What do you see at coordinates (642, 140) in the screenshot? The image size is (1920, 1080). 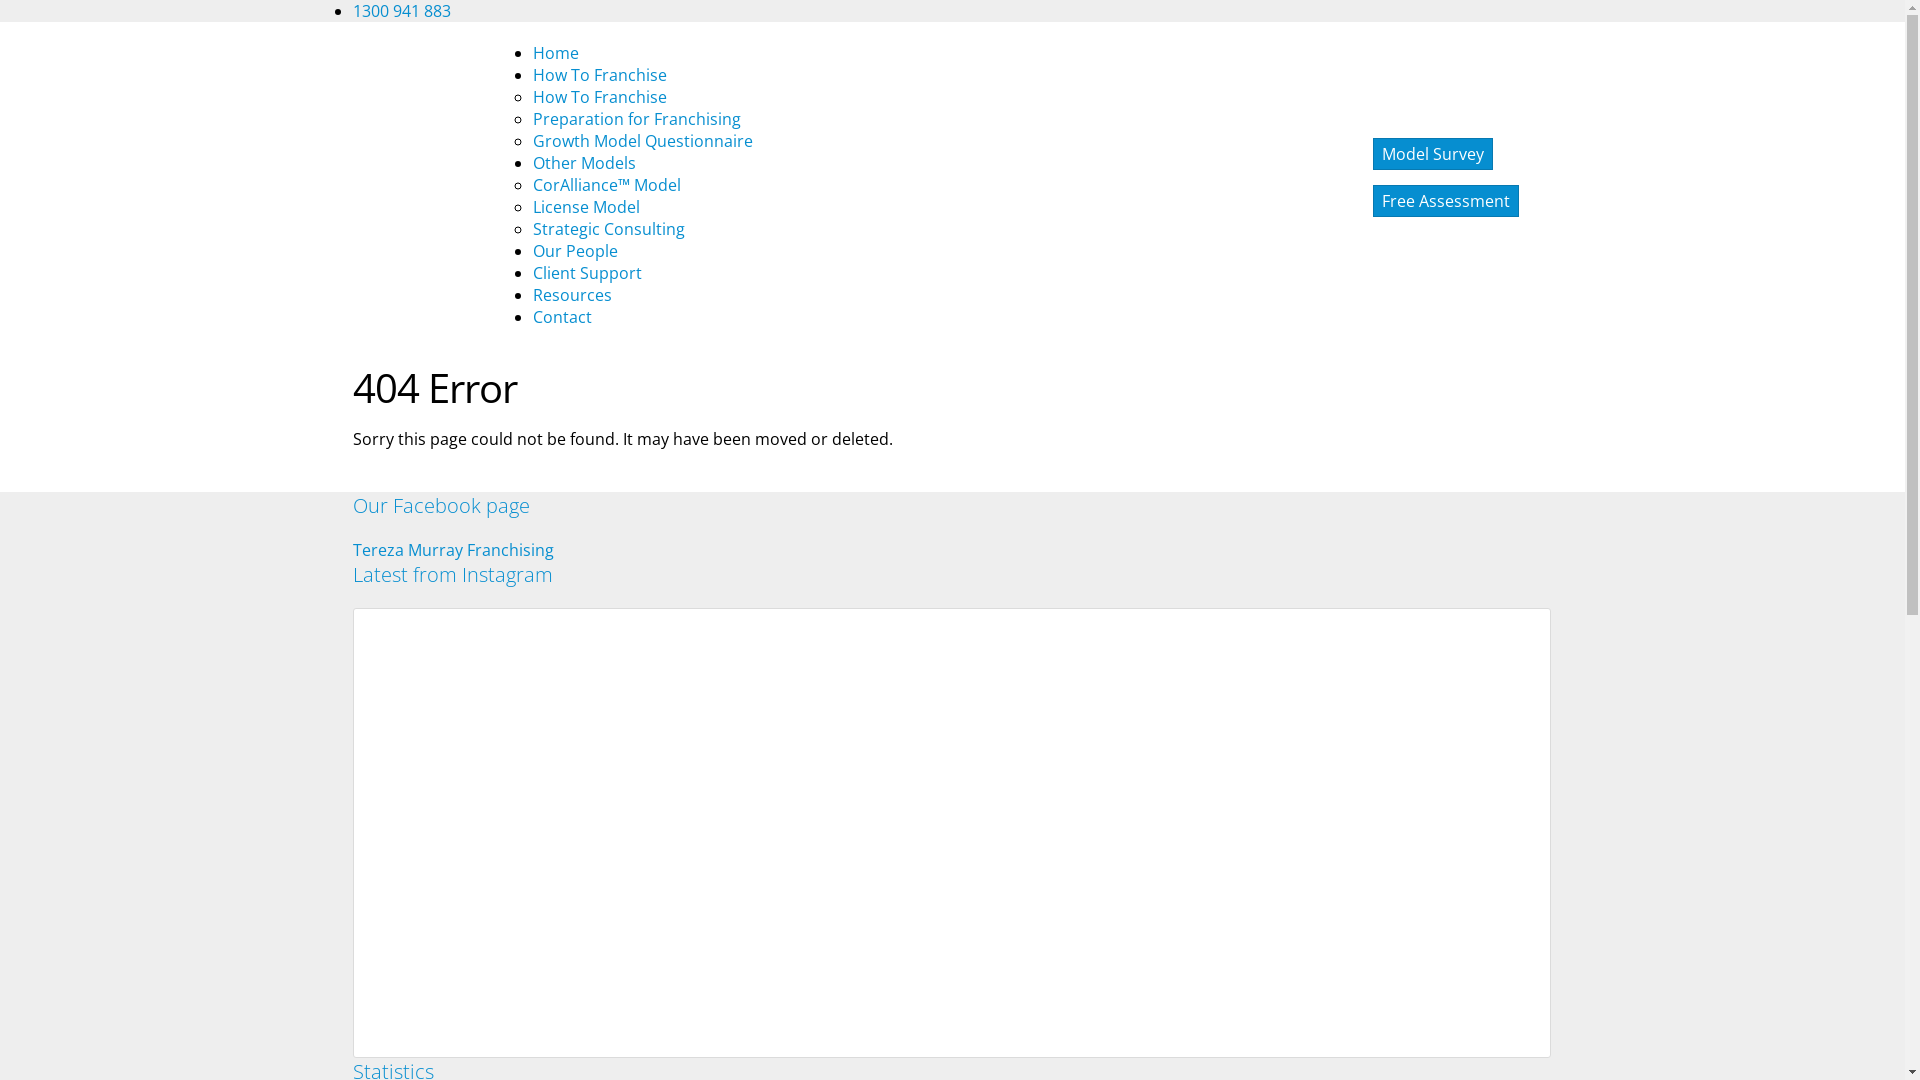 I see `'Growth Model Questionnaire'` at bounding box center [642, 140].